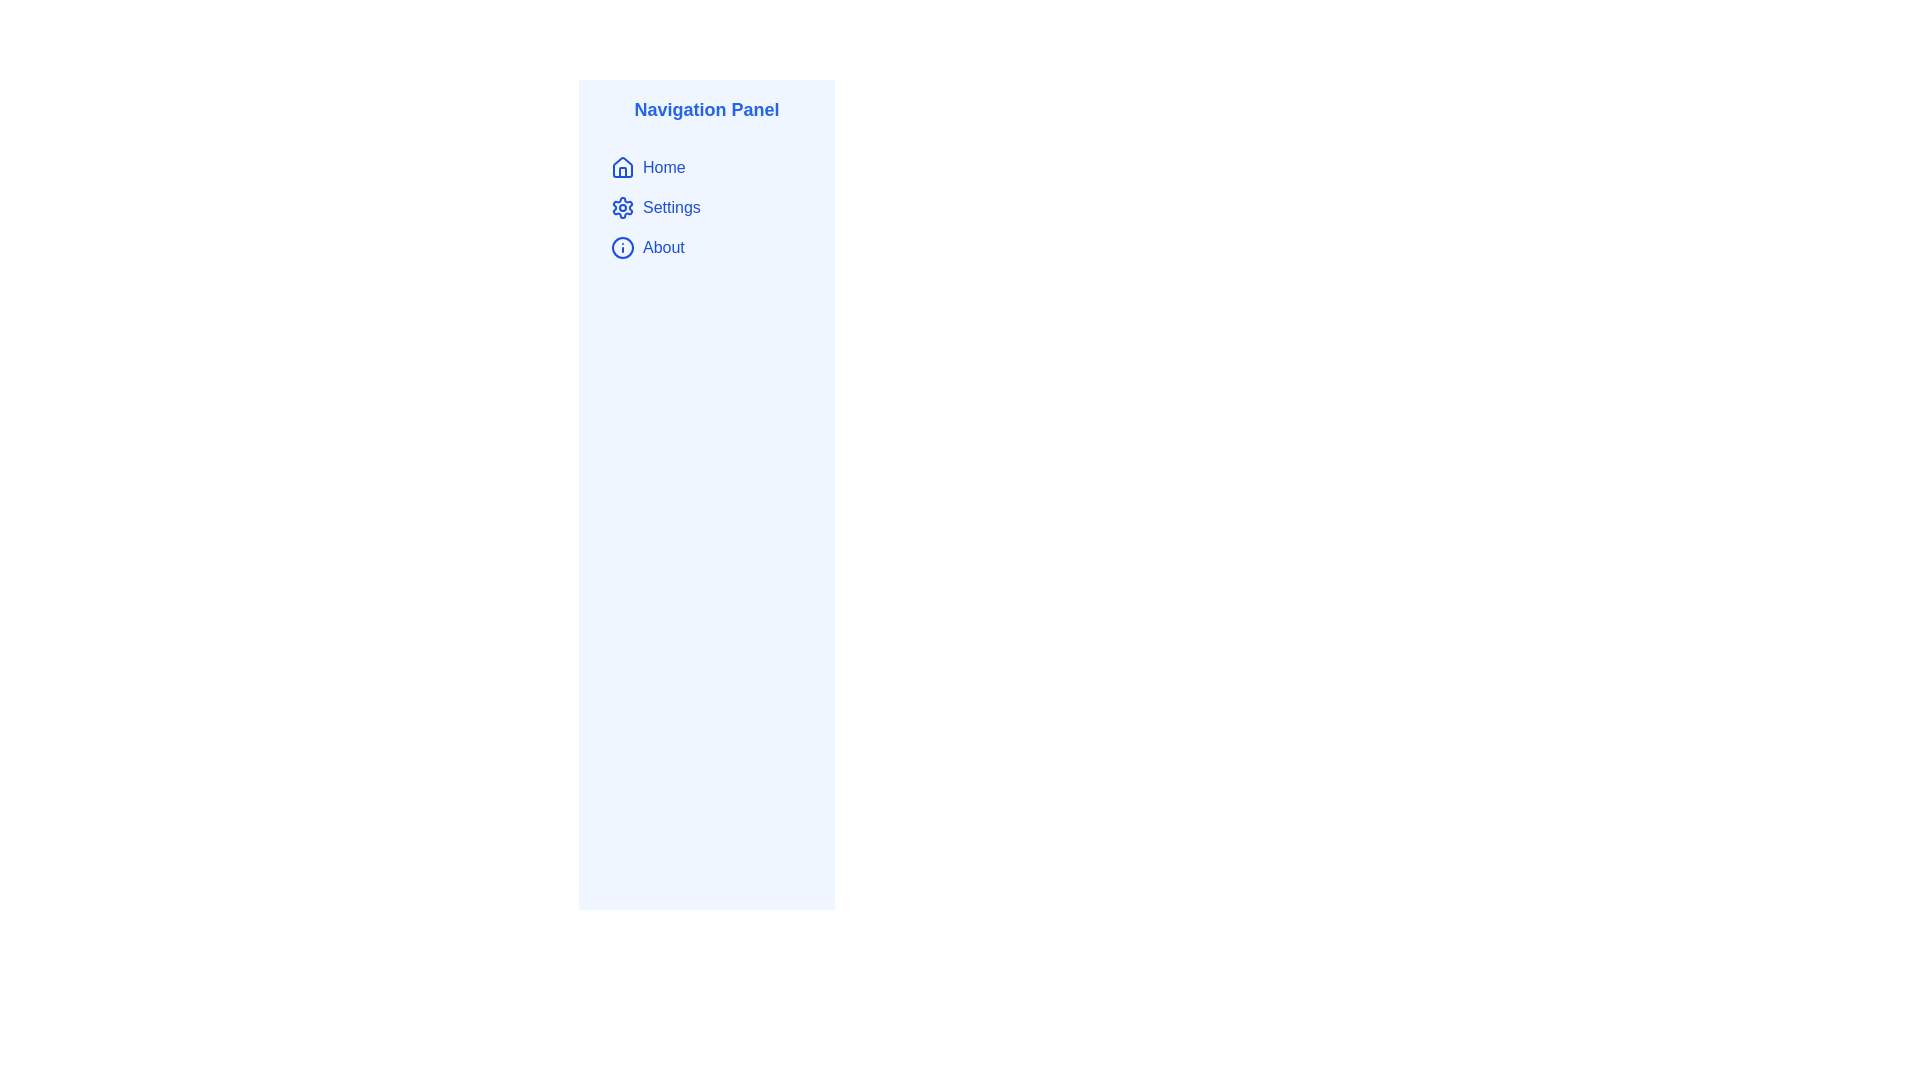  I want to click on the text label for the third menu item in the navigation panel, so click(663, 246).